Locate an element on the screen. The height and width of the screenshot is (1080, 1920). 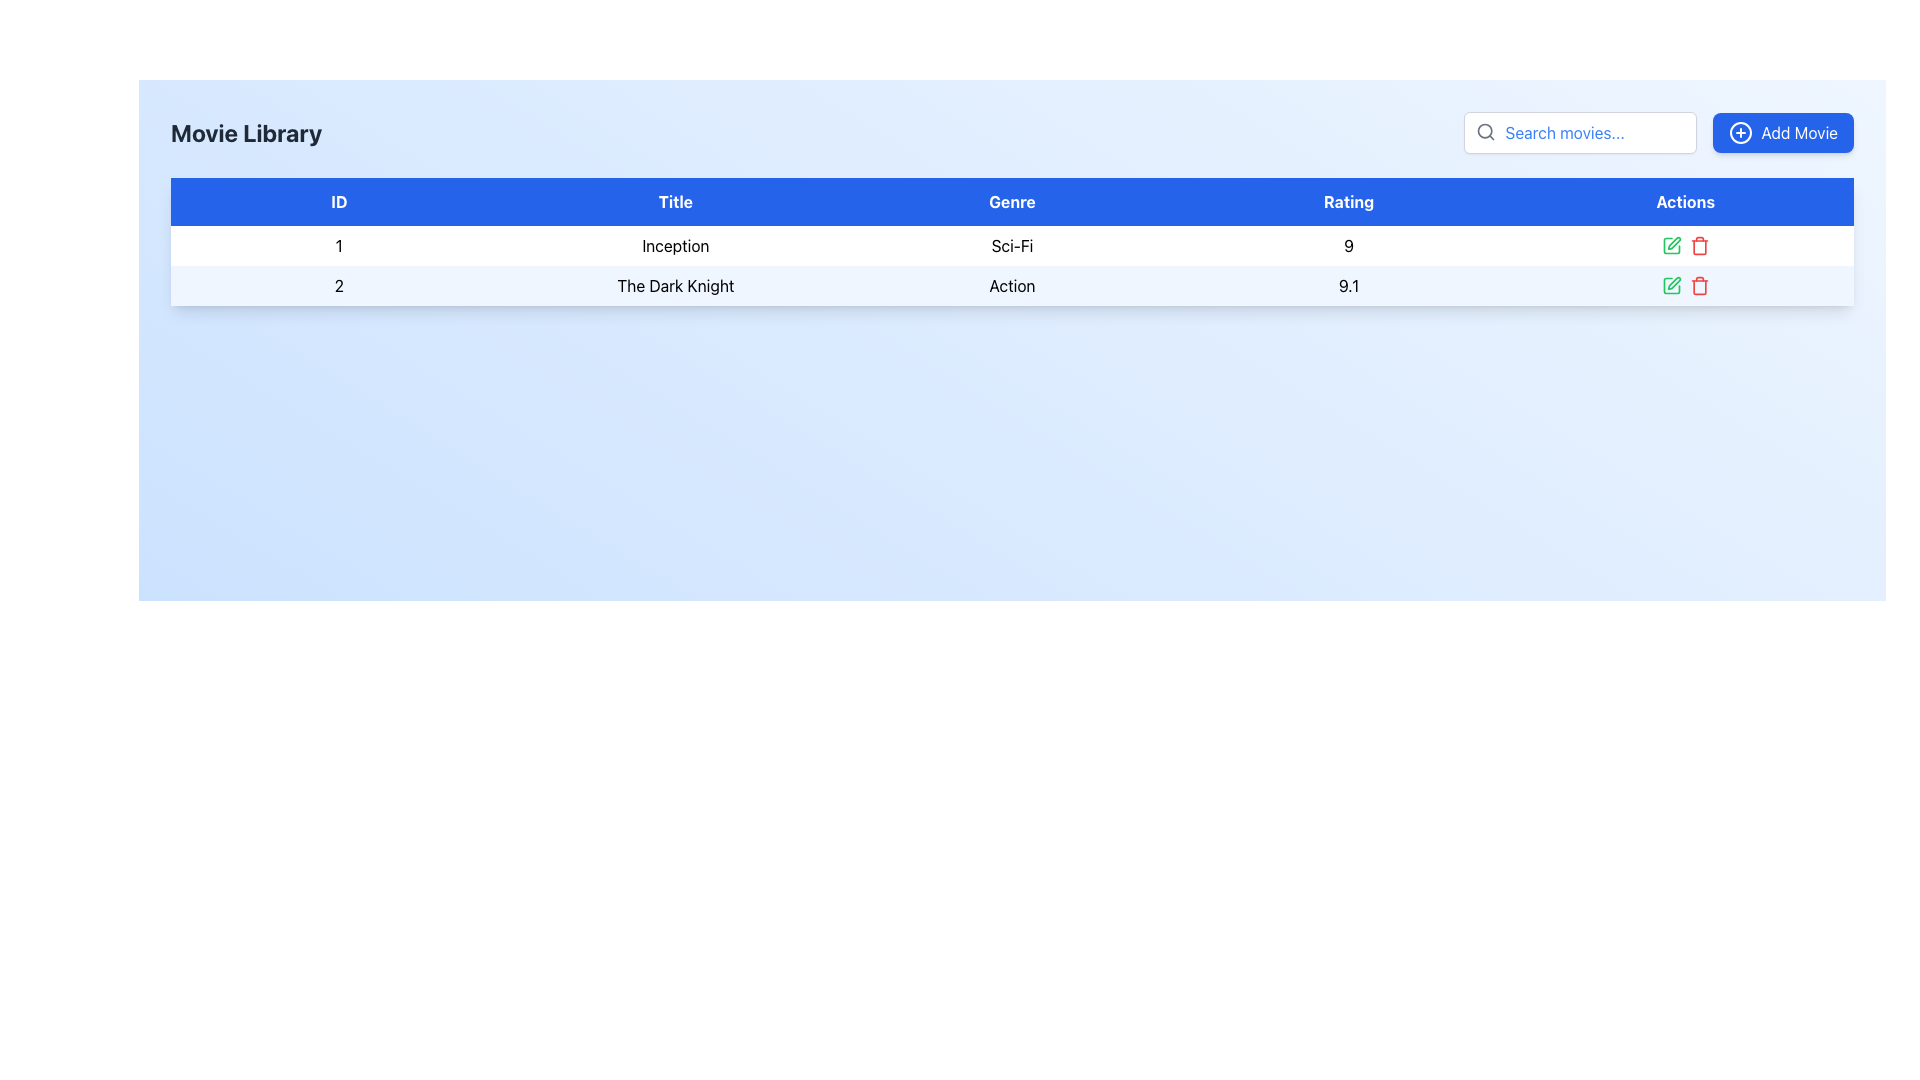
the Table Header labeled 'ID', which is a rectangular blue box with white text, positioned at the leftmost side of the header group in the table is located at coordinates (339, 201).